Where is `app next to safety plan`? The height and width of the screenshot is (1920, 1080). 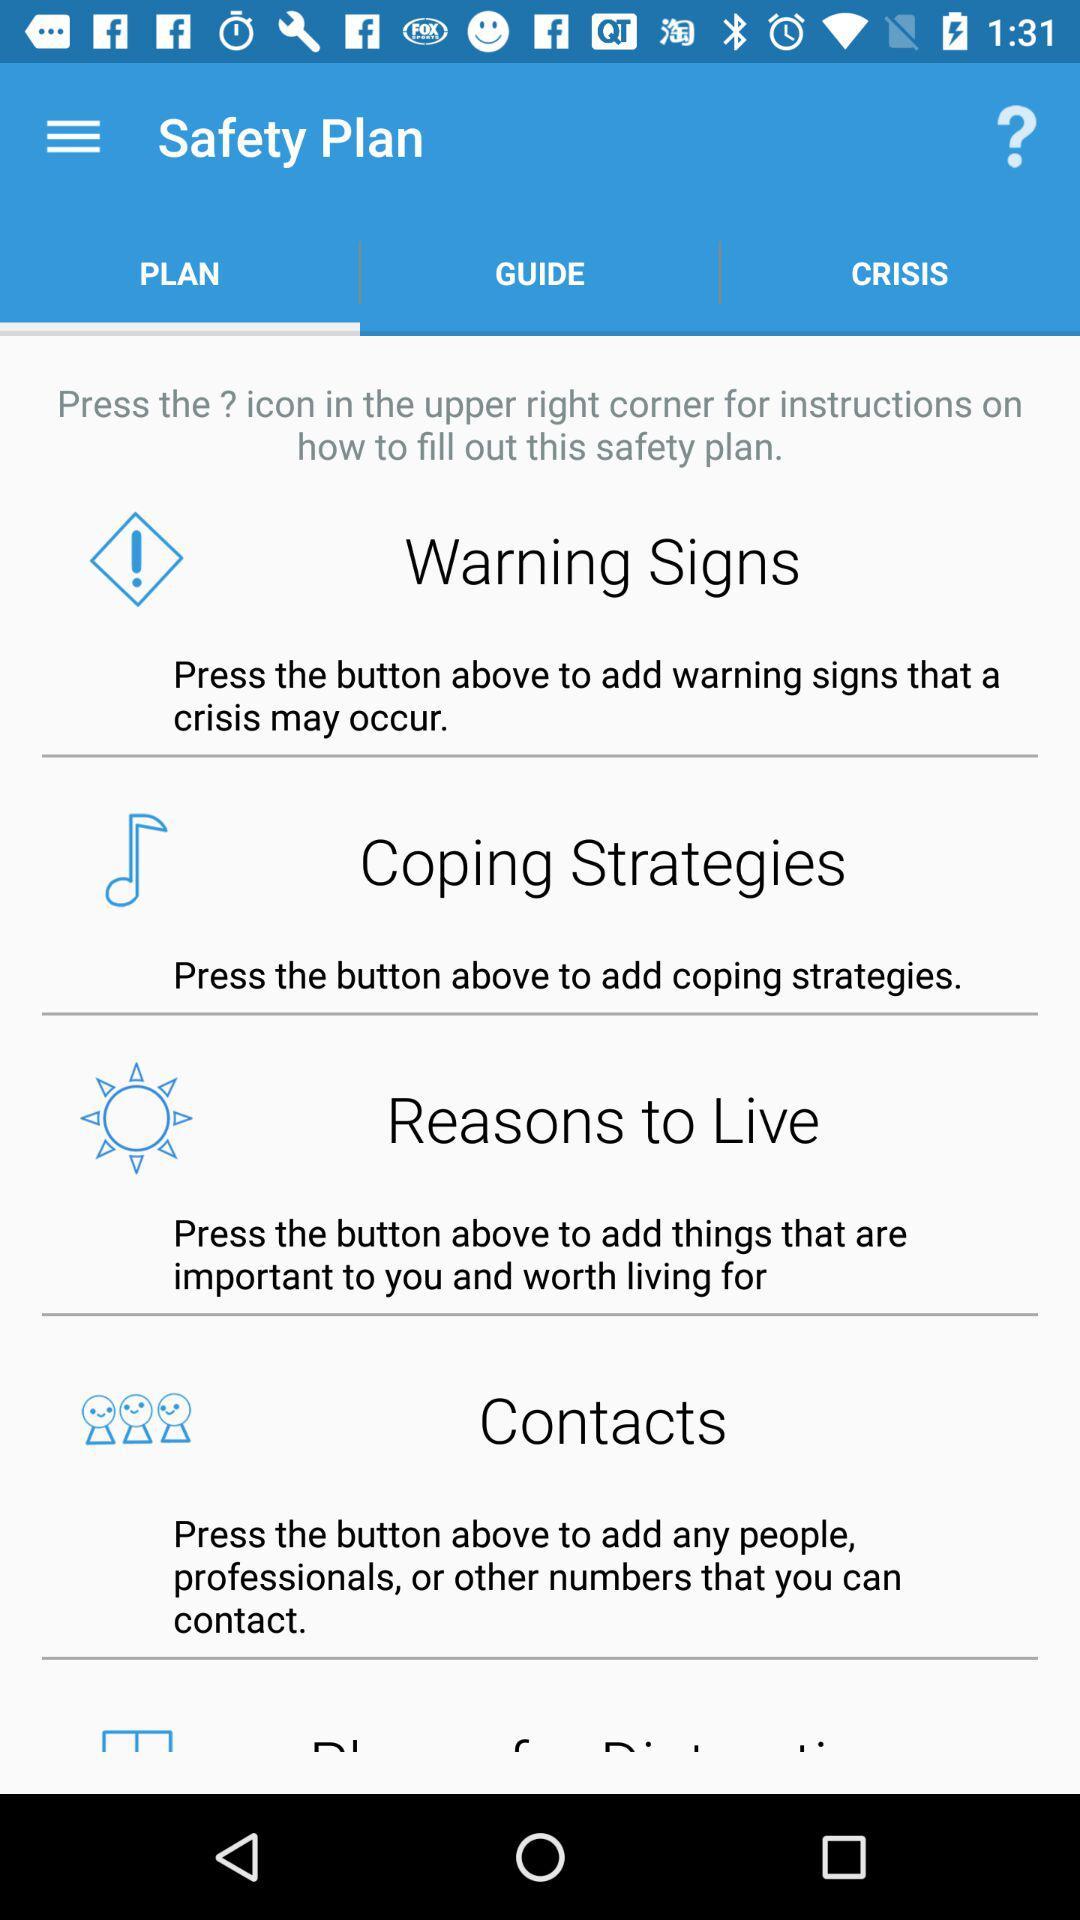 app next to safety plan is located at coordinates (72, 135).